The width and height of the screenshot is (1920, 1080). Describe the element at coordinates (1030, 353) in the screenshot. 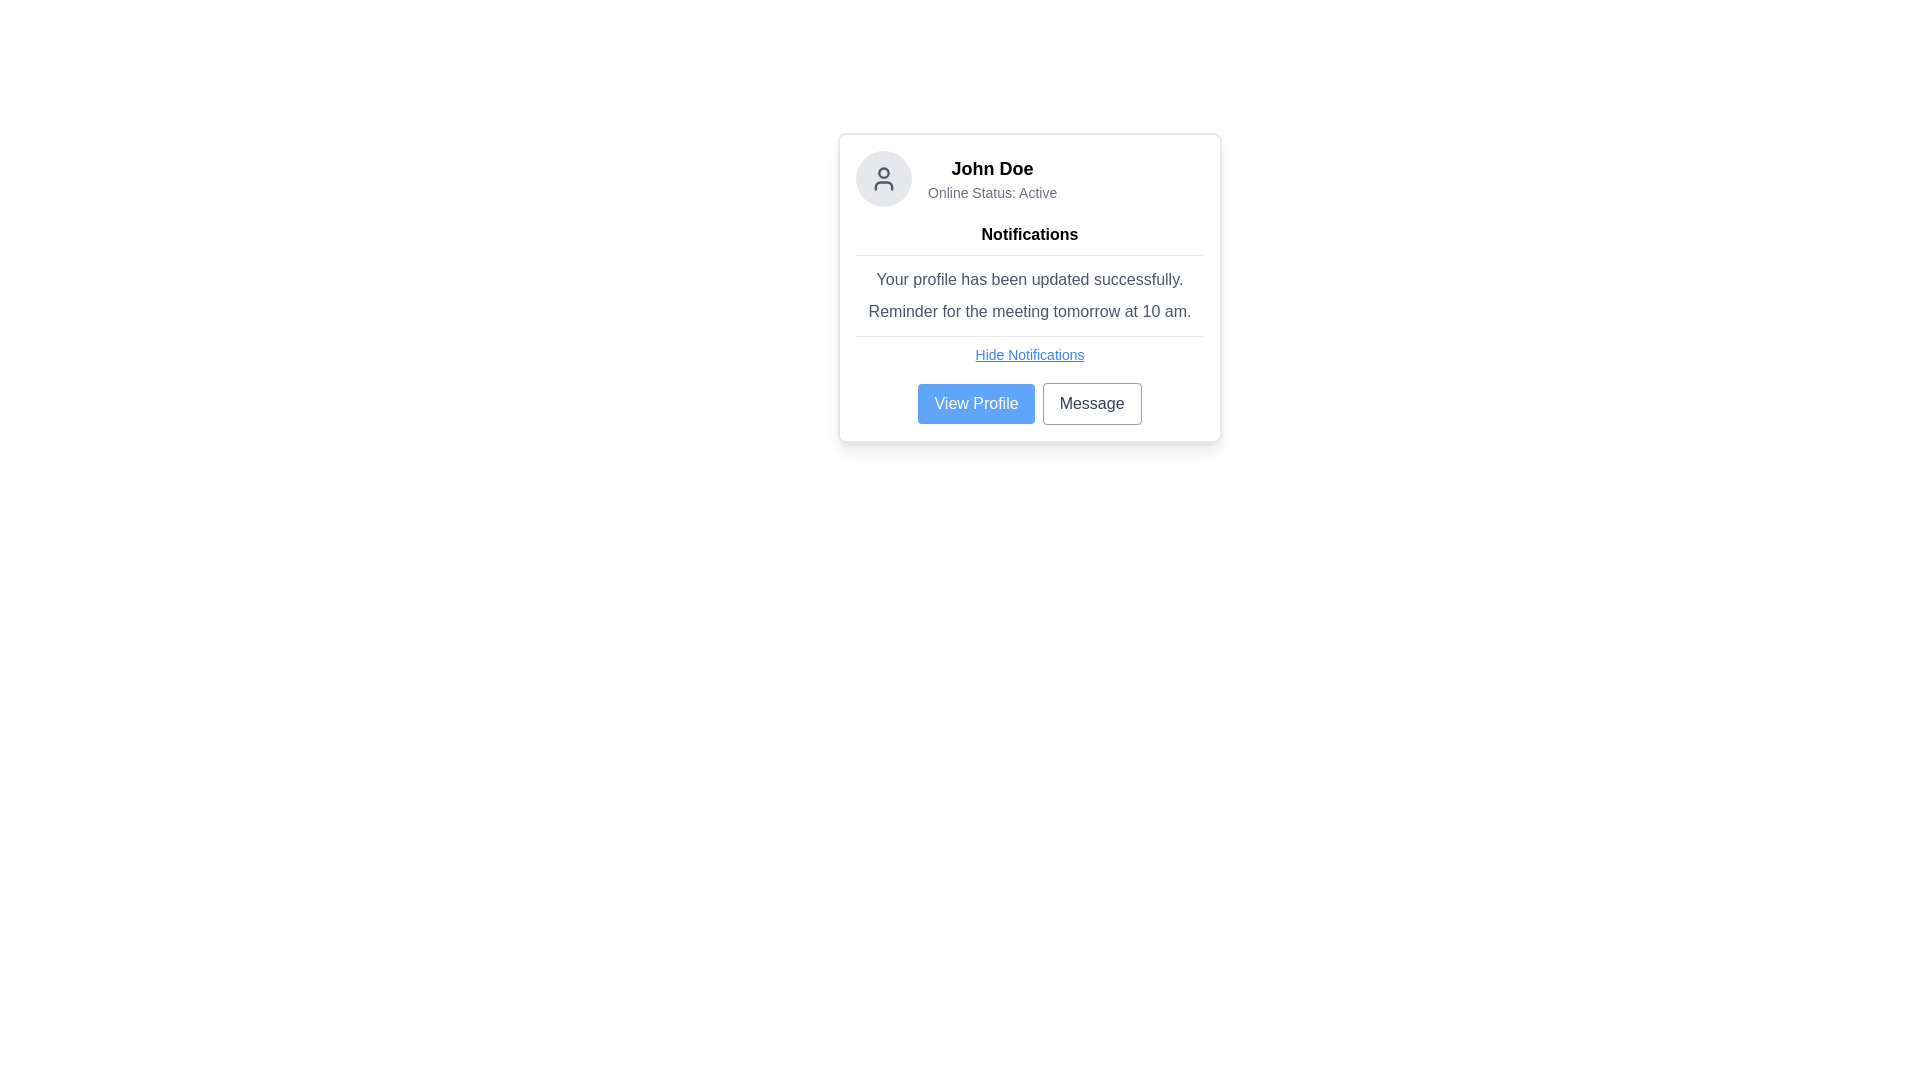

I see `the blue underlined text hyperlink reading 'Hide Notifications'` at that location.